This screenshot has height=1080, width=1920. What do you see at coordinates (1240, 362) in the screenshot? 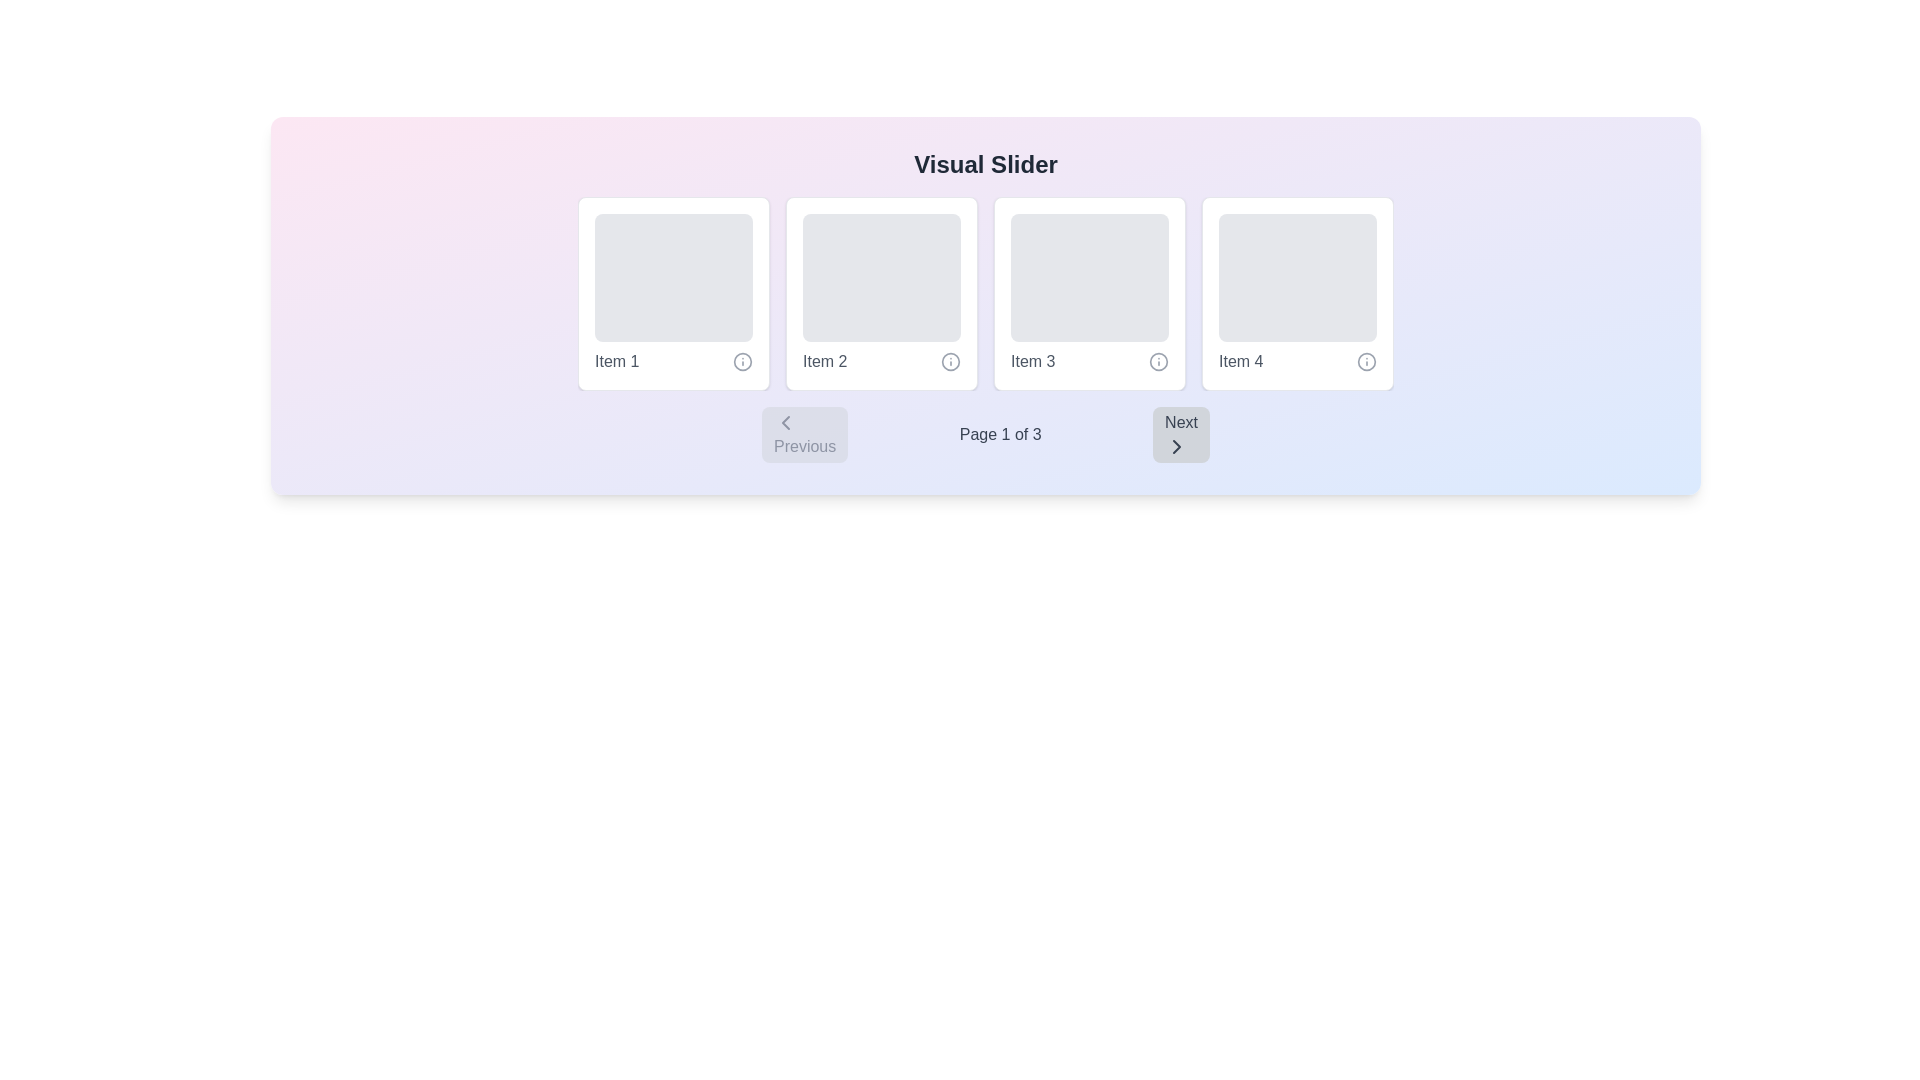
I see `the text label displaying 'Item 4' which is styled in gray and positioned beneath the last box in a row of four boxes` at bounding box center [1240, 362].